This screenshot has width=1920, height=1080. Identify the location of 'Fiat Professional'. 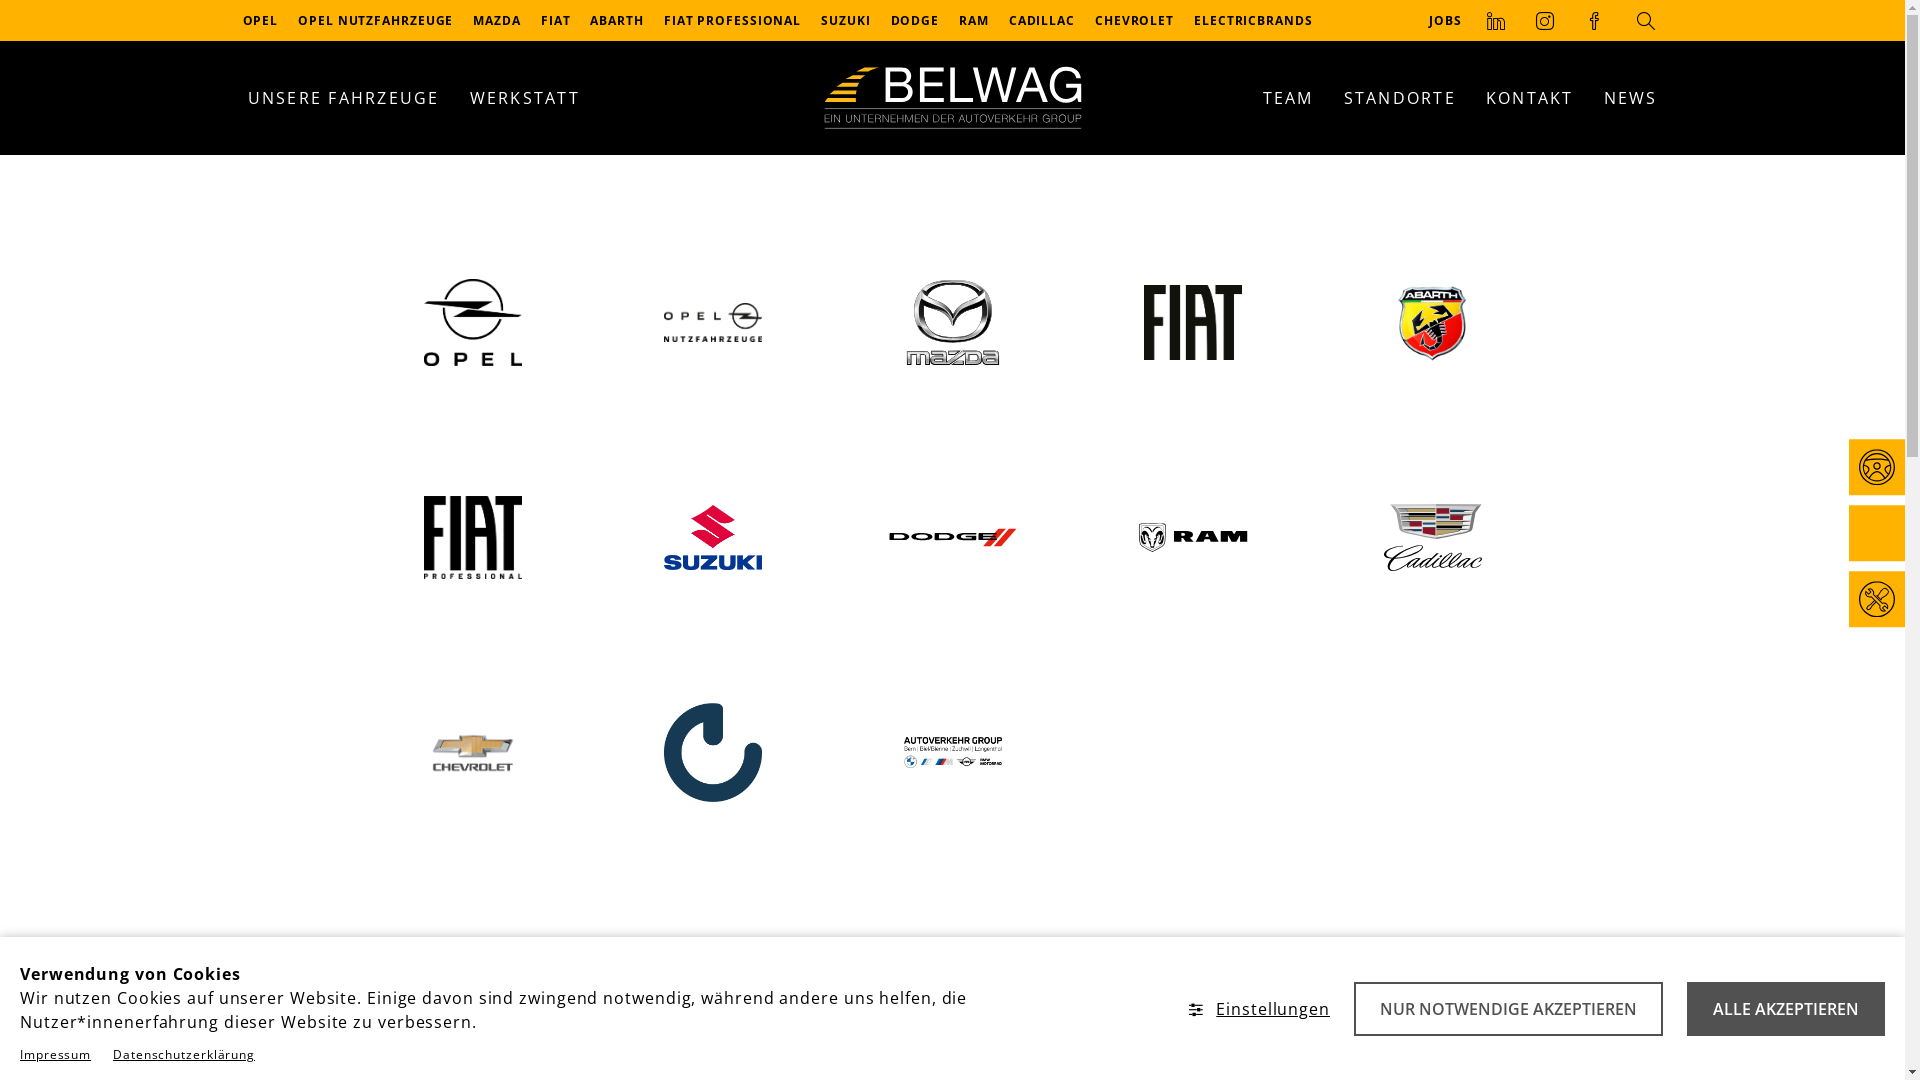
(470, 536).